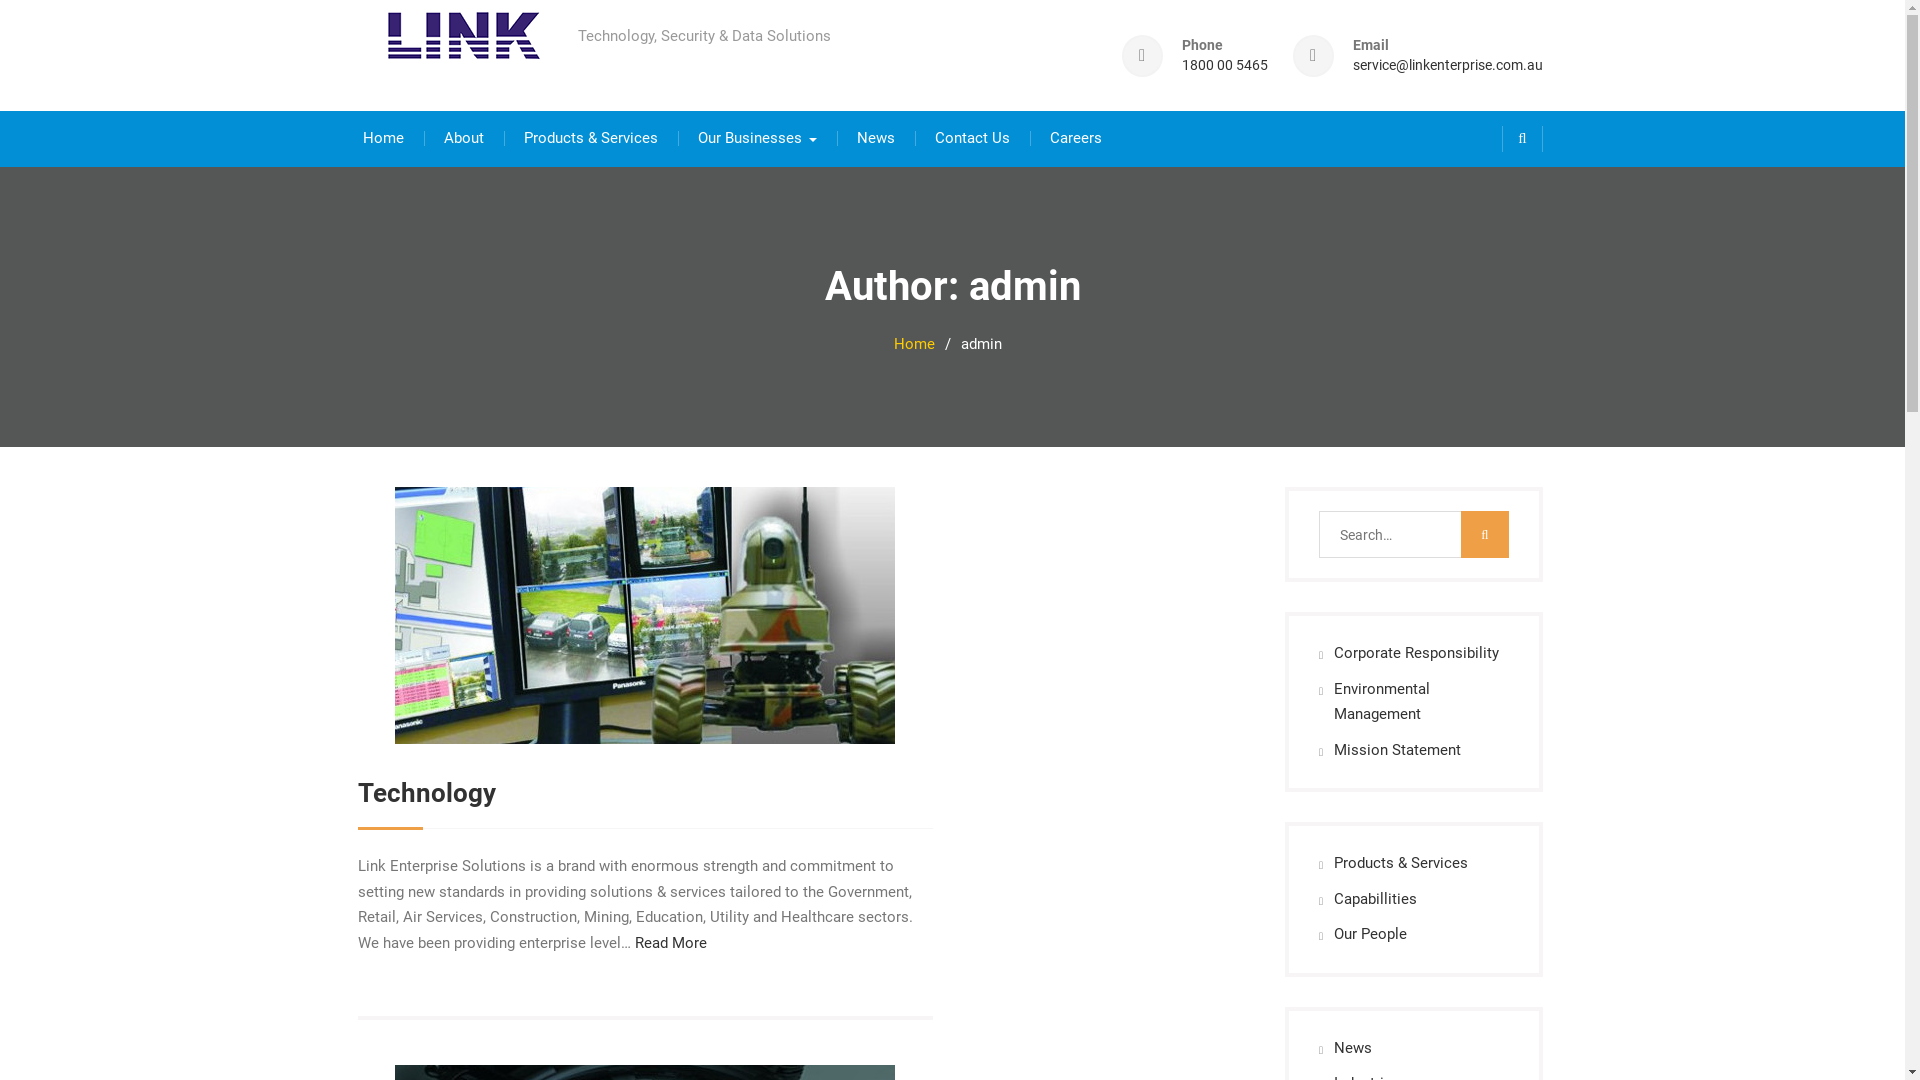 This screenshot has width=1920, height=1080. I want to click on 'Our People', so click(1334, 933).